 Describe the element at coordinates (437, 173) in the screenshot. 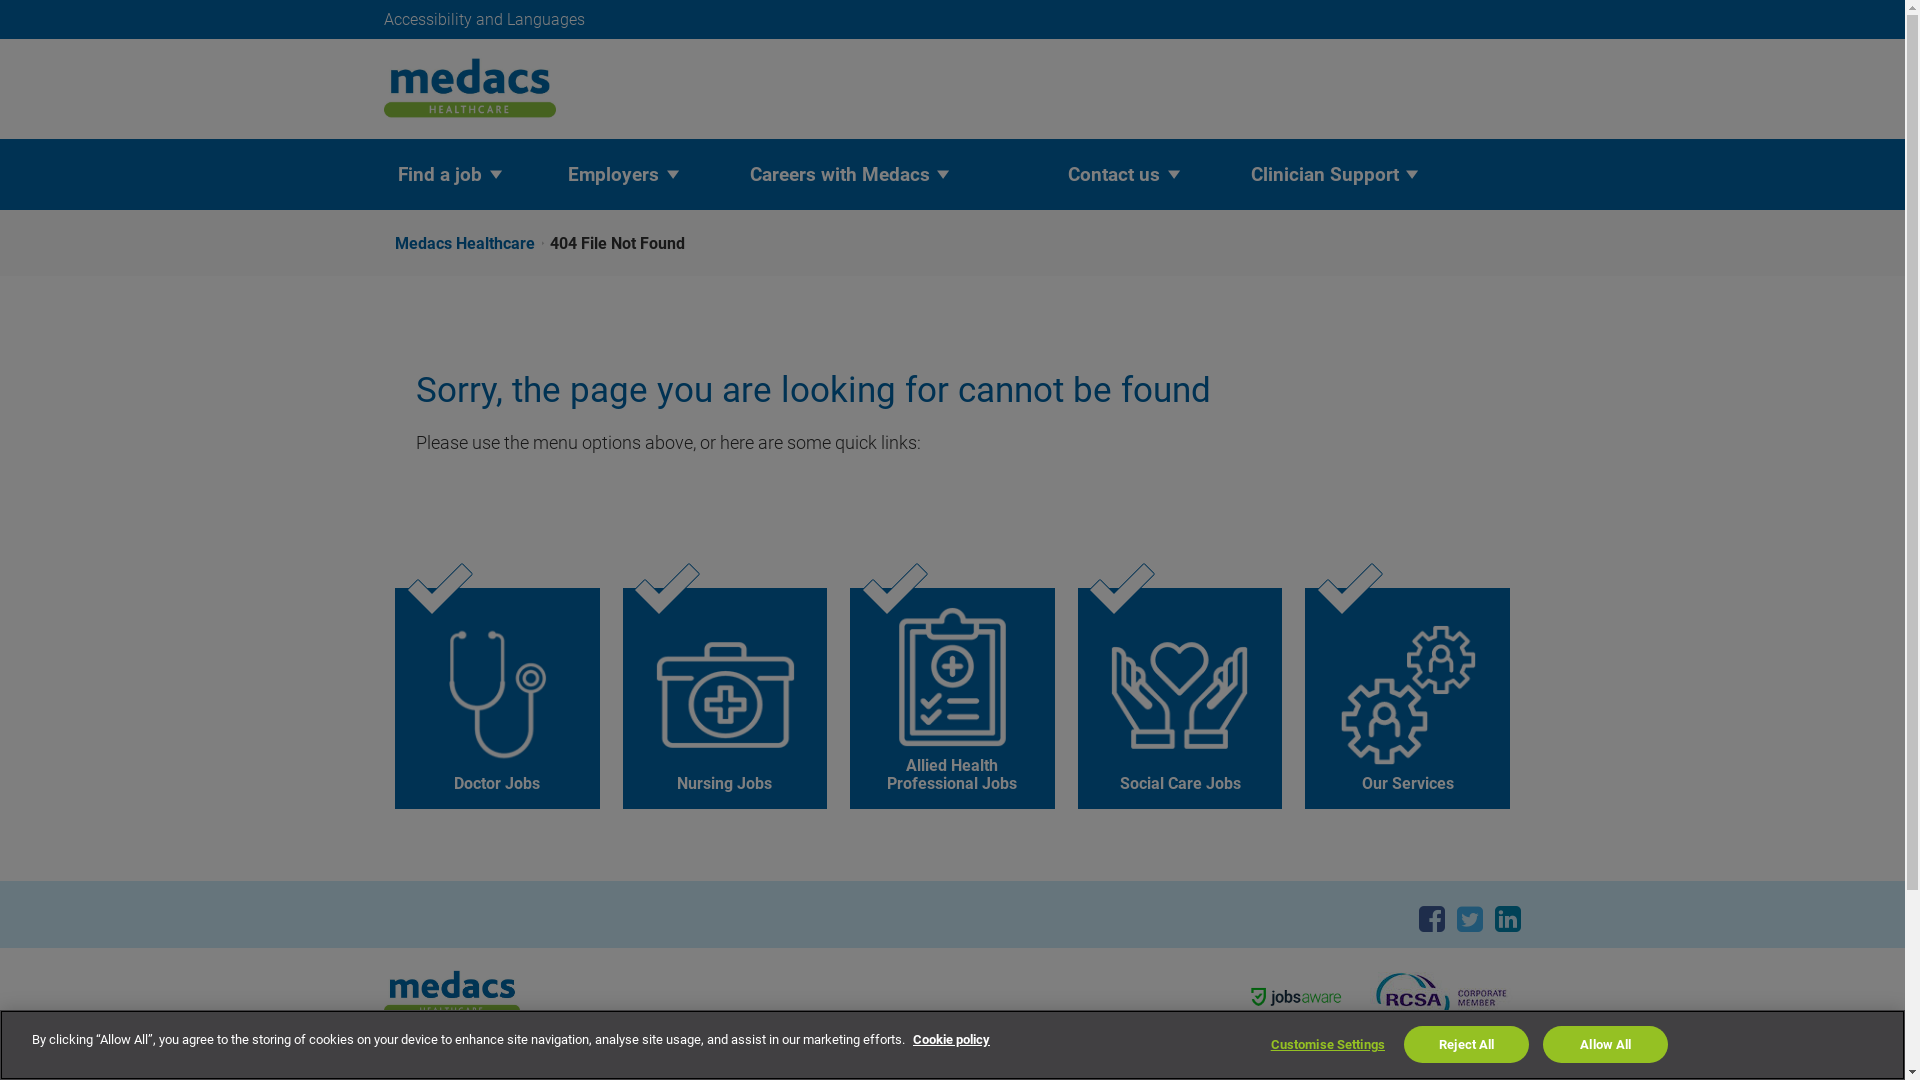

I see `'Find a job'` at that location.